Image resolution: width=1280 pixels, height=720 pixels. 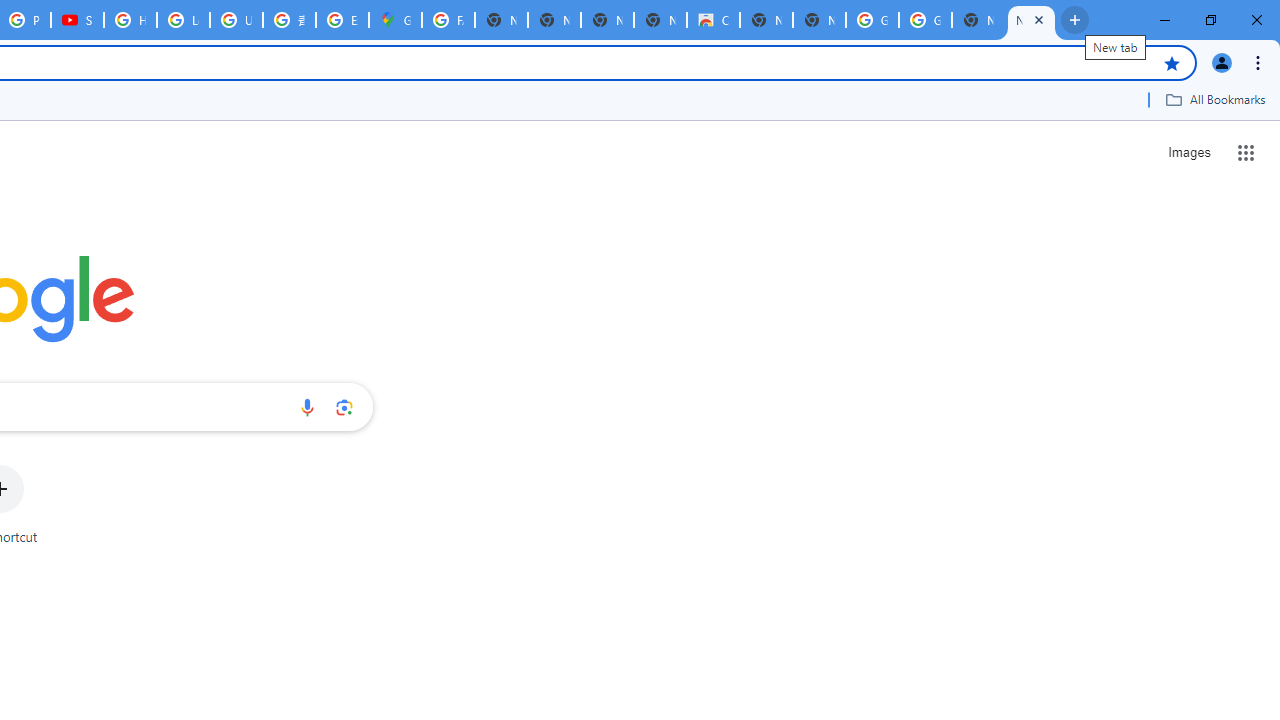 What do you see at coordinates (1031, 20) in the screenshot?
I see `'New Tab'` at bounding box center [1031, 20].